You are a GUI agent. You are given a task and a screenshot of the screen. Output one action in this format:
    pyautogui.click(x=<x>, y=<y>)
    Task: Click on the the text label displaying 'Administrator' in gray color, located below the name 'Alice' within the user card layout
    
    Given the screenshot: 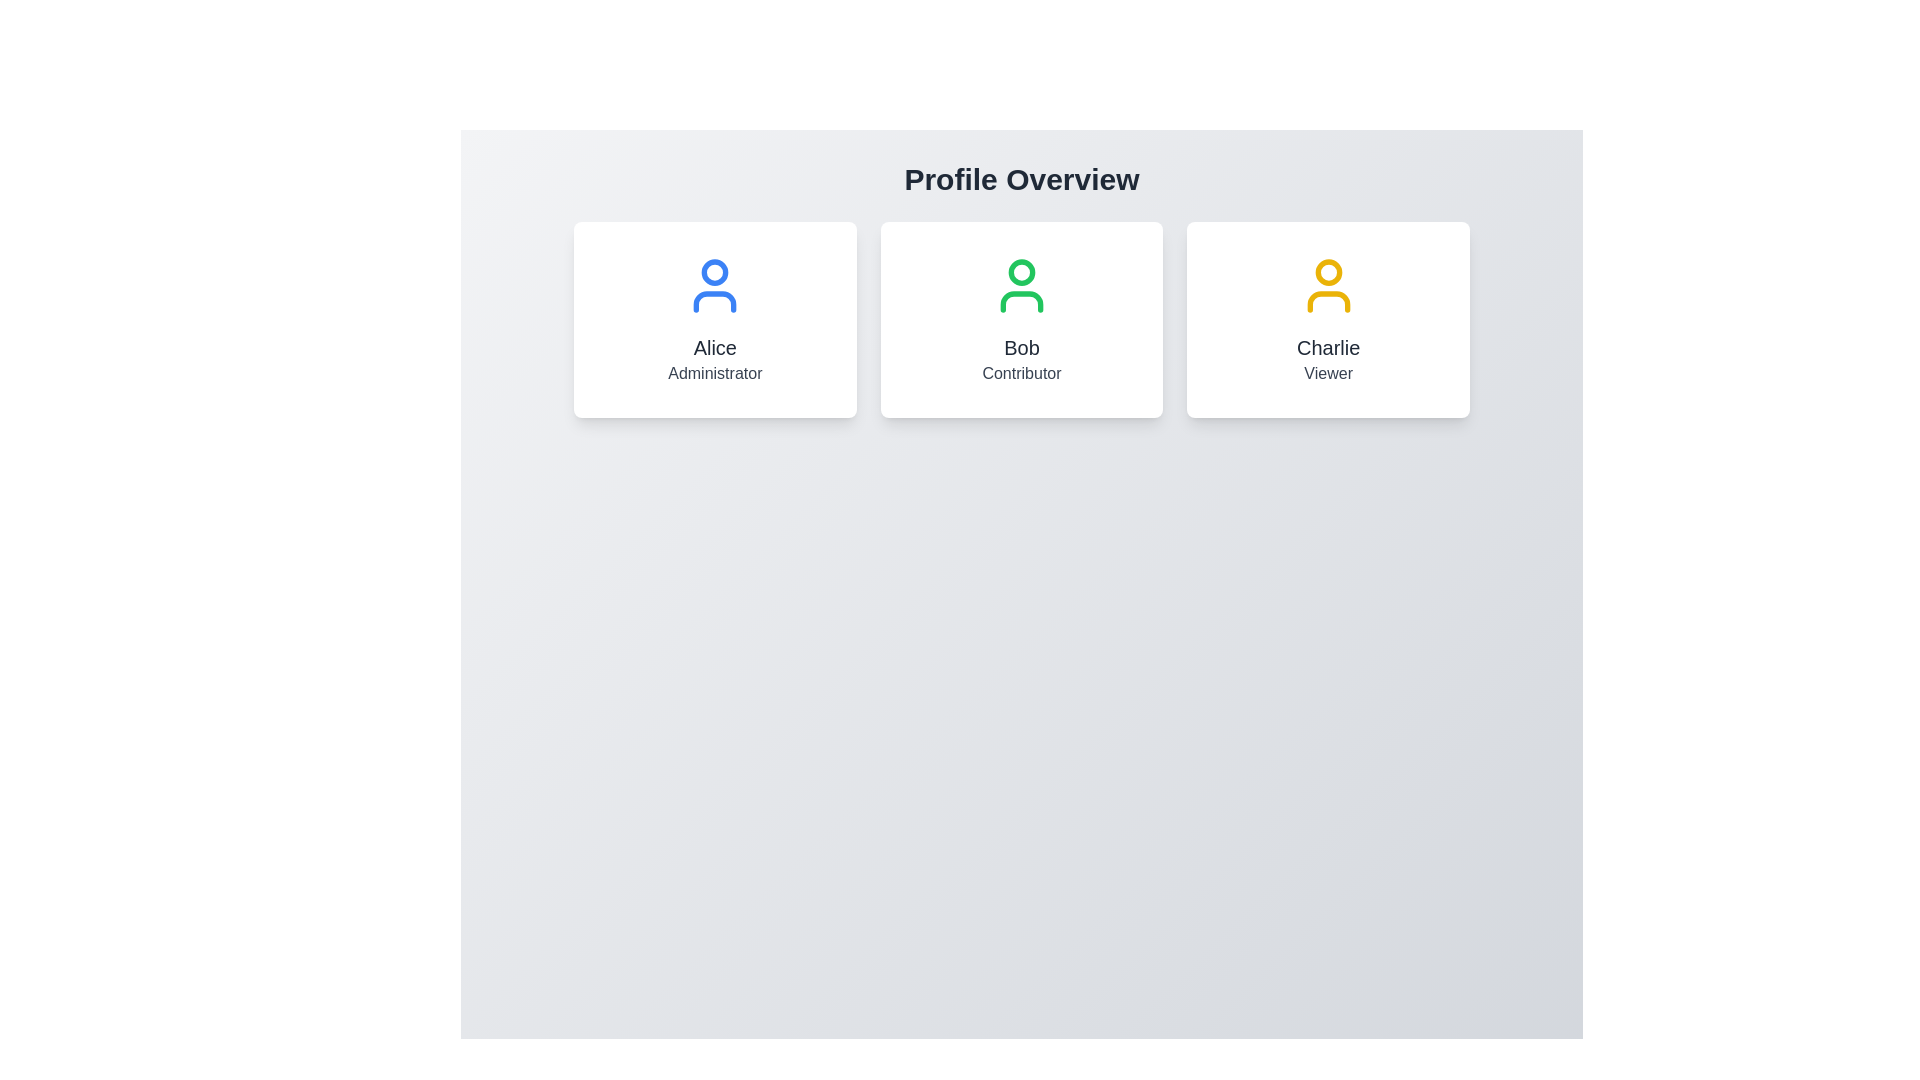 What is the action you would take?
    pyautogui.click(x=715, y=374)
    